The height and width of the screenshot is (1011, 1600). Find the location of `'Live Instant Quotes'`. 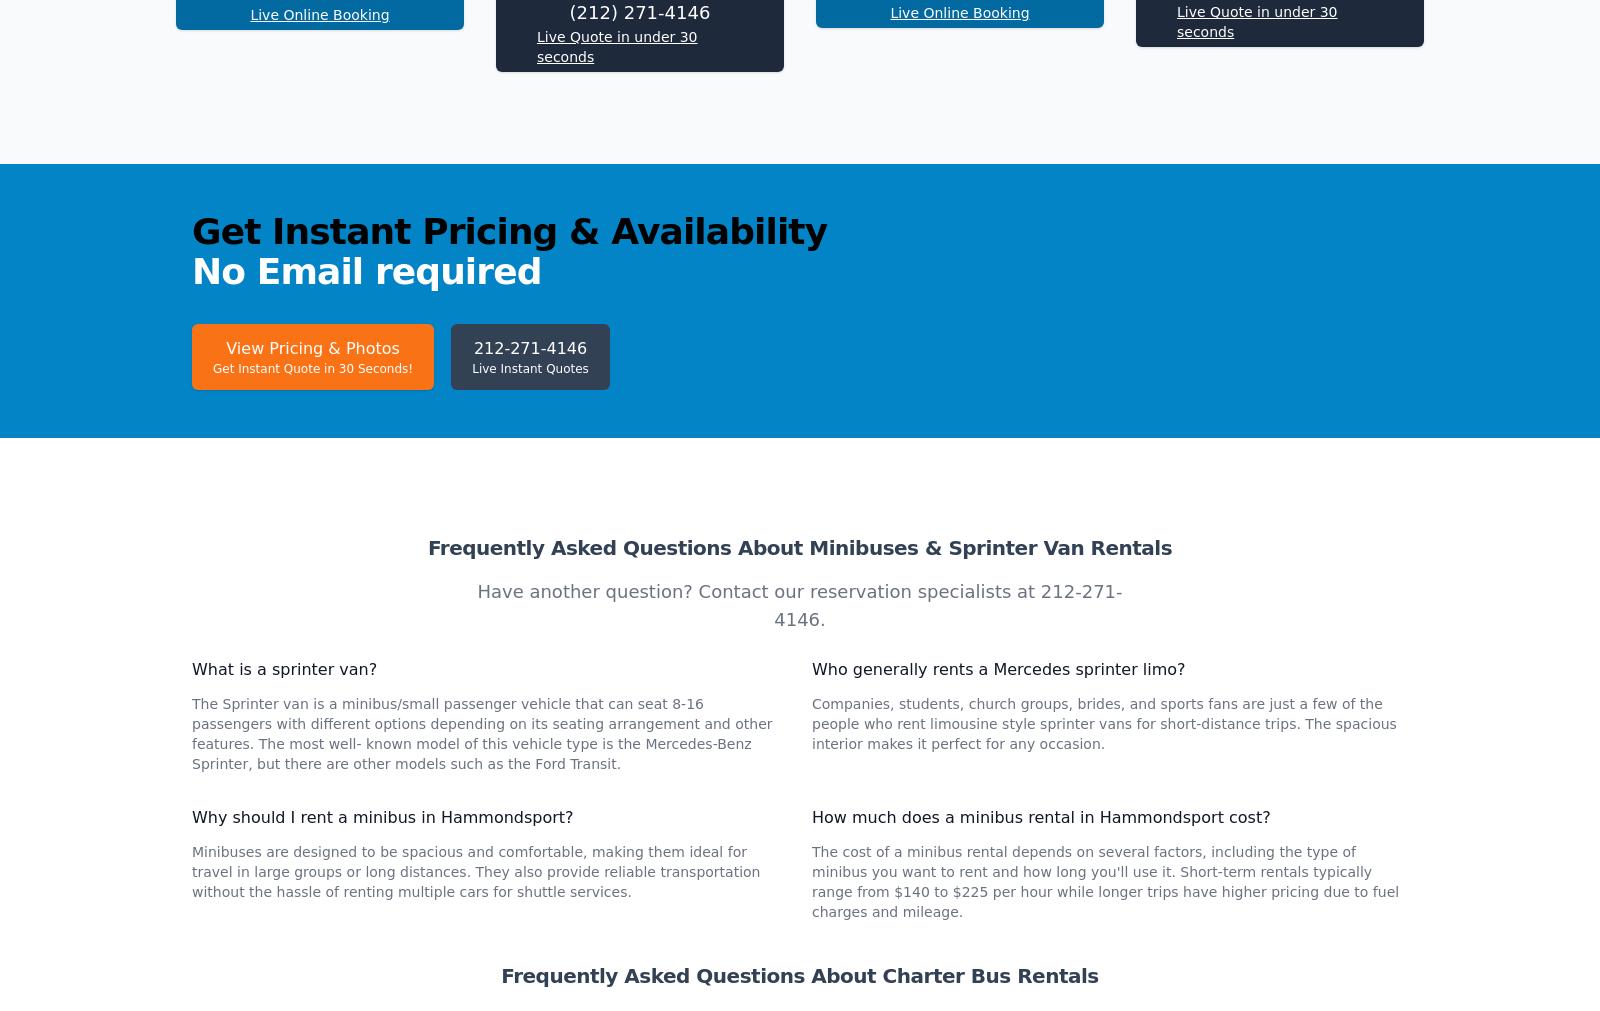

'Live Instant Quotes' is located at coordinates (528, 635).